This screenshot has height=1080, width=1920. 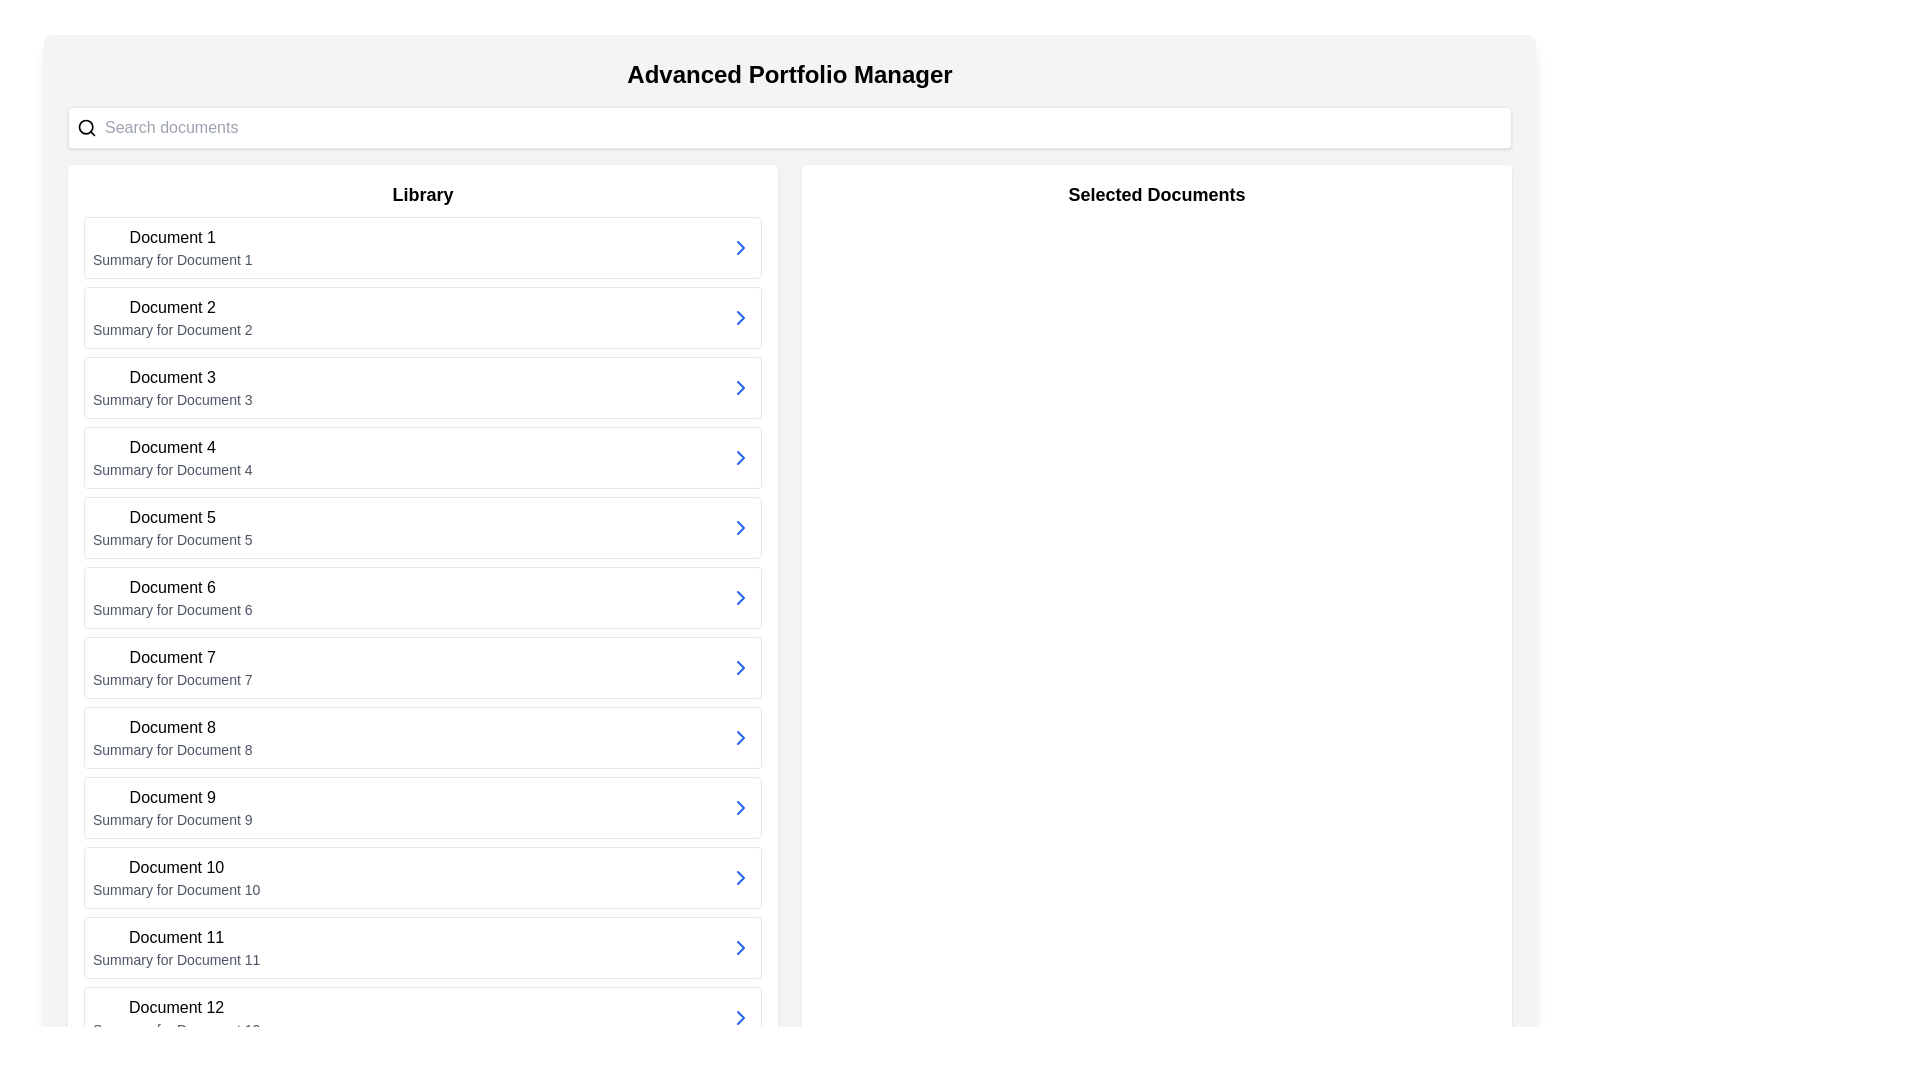 I want to click on the selectable list item representing 'Document 12', so click(x=421, y=1018).